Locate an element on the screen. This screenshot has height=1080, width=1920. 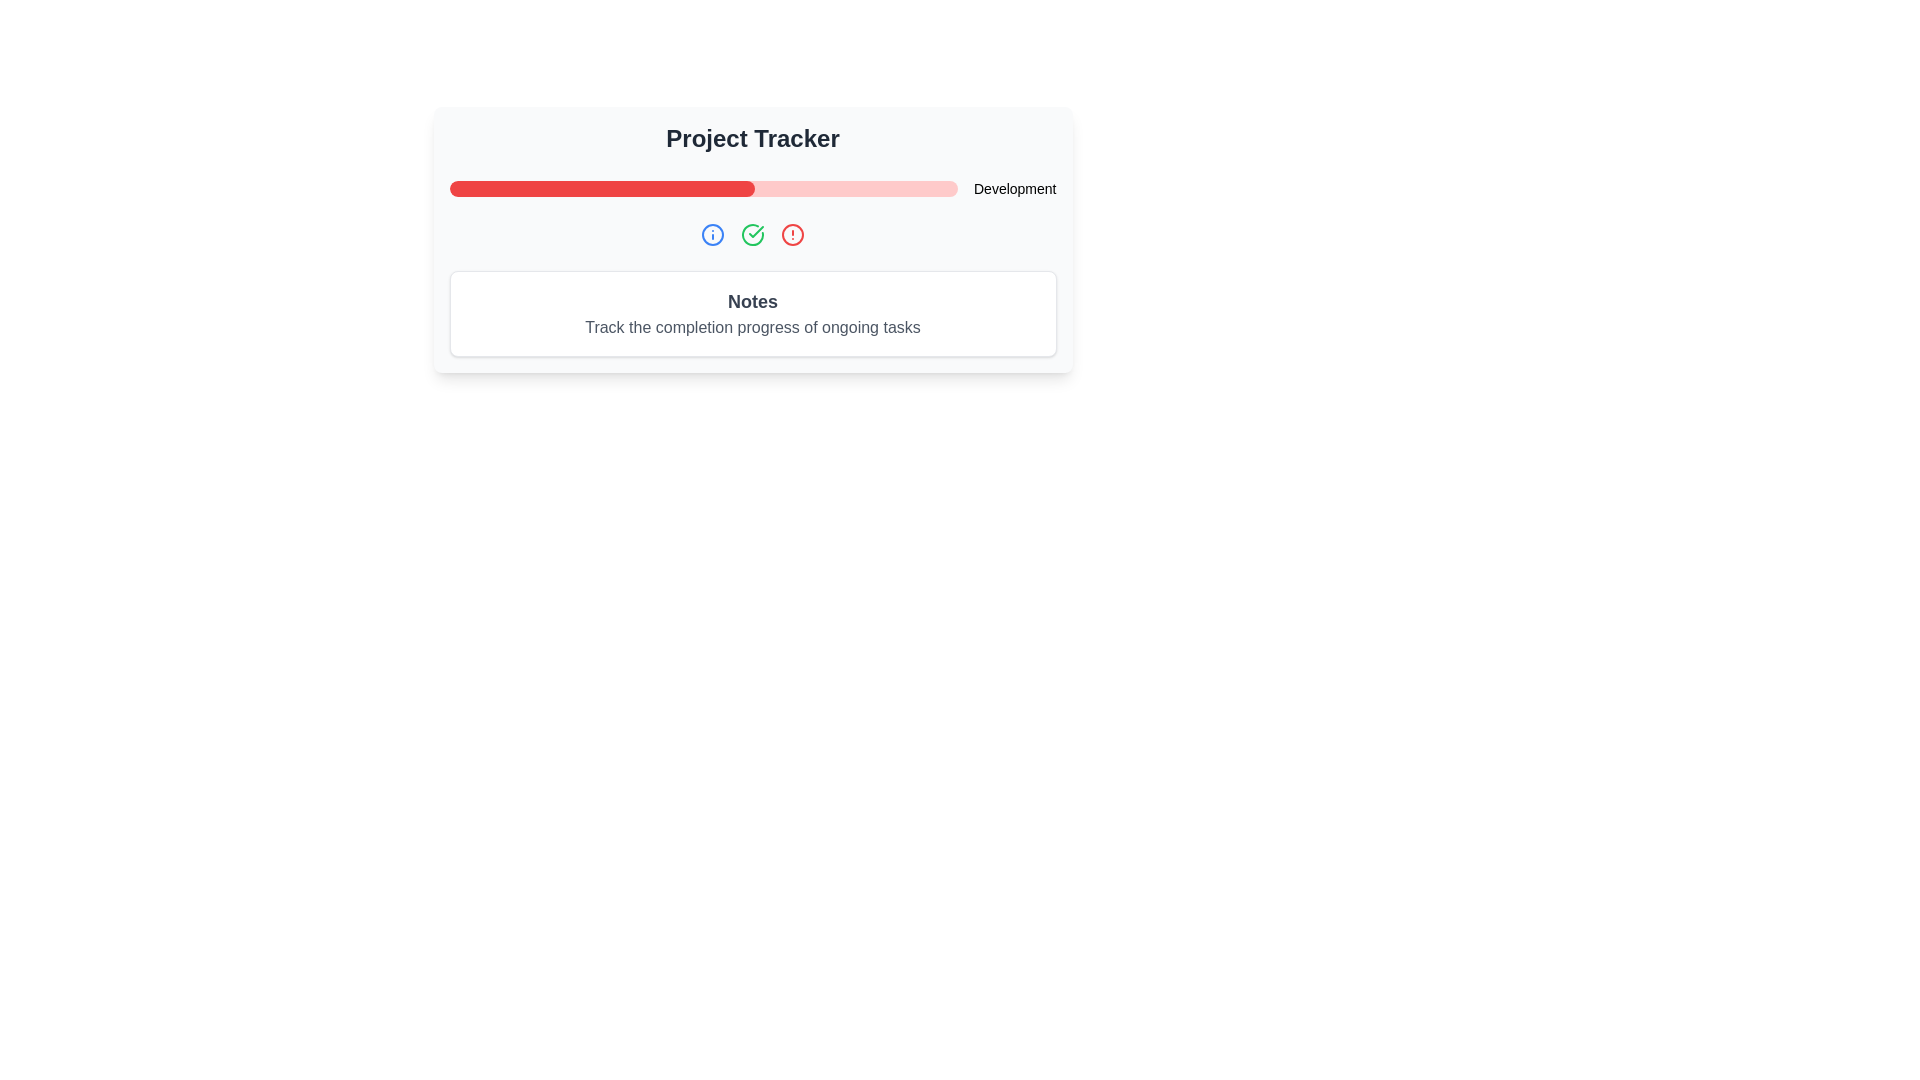
the title Text Label that is horizontally centered and located above the descriptive text about task completion progress is located at coordinates (752, 301).